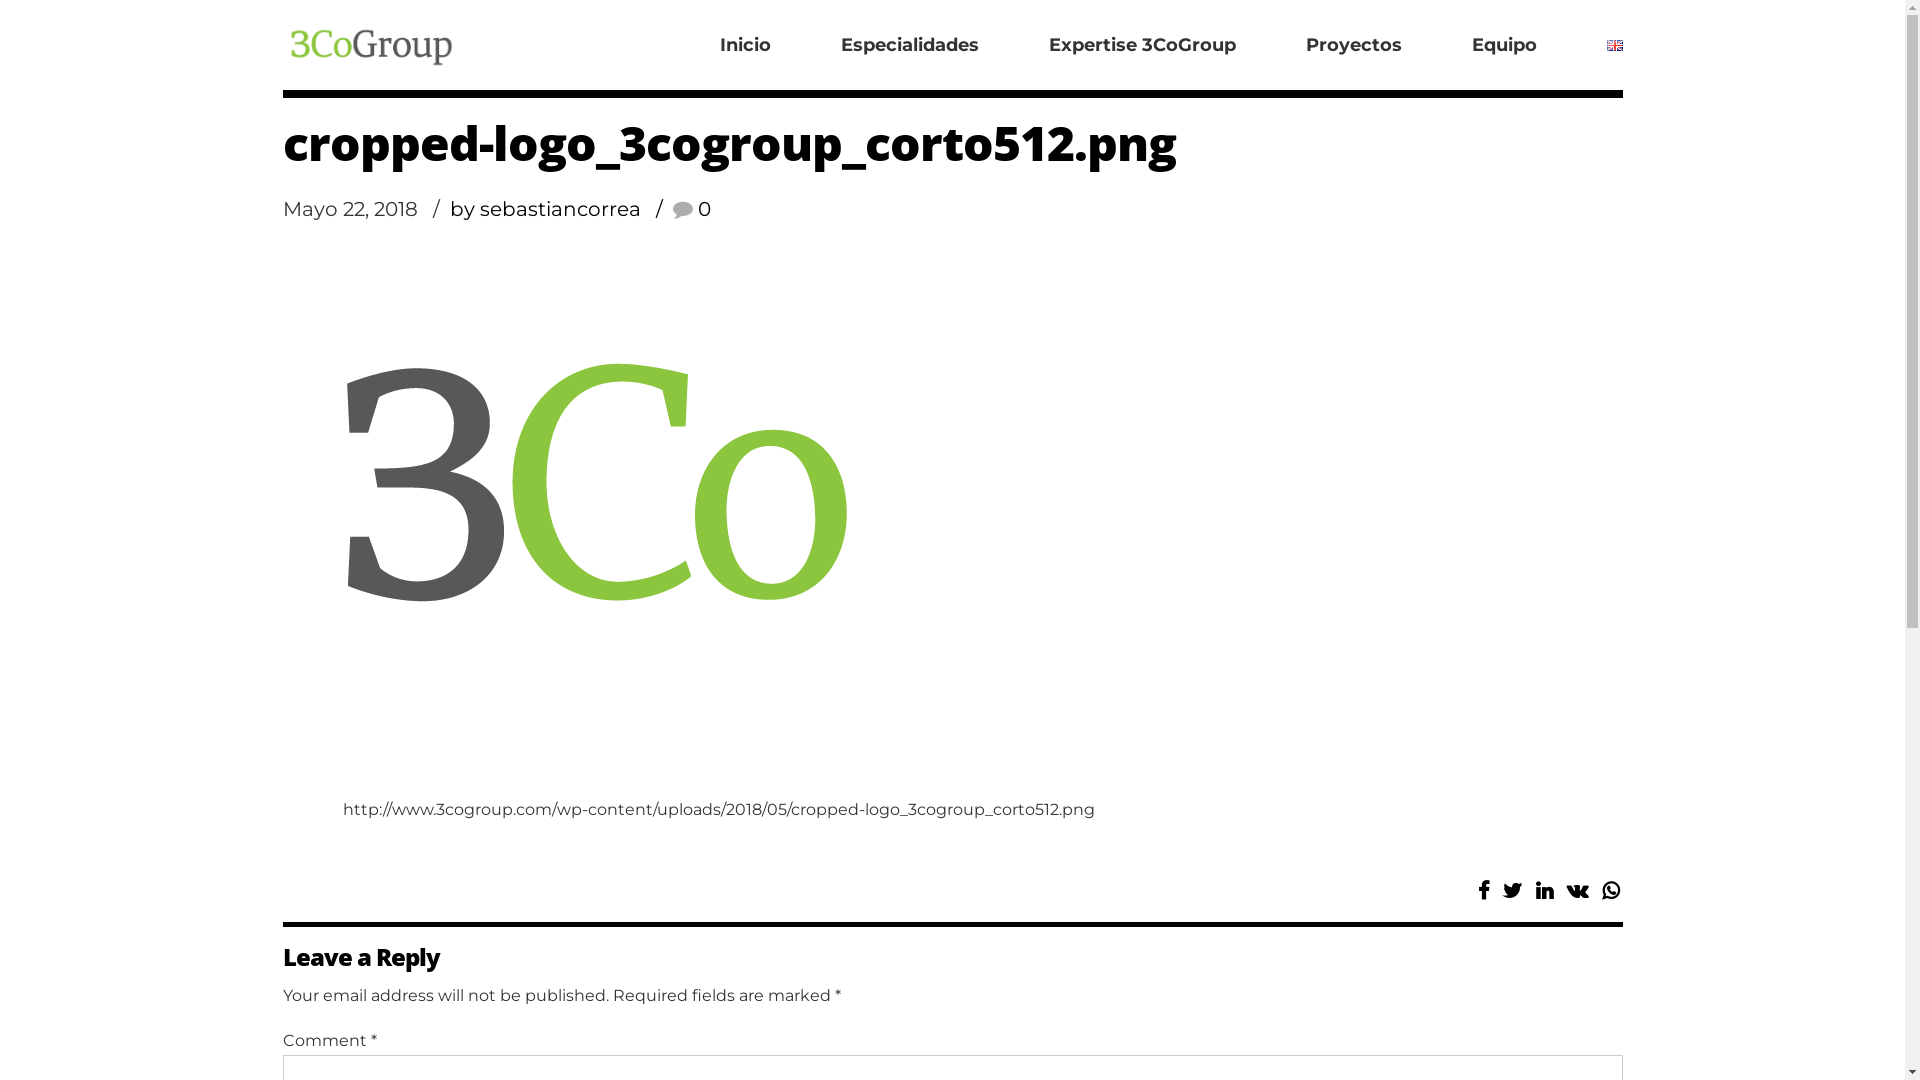 Image resolution: width=1920 pixels, height=1080 pixels. Describe the element at coordinates (744, 45) in the screenshot. I see `'Inicio'` at that location.